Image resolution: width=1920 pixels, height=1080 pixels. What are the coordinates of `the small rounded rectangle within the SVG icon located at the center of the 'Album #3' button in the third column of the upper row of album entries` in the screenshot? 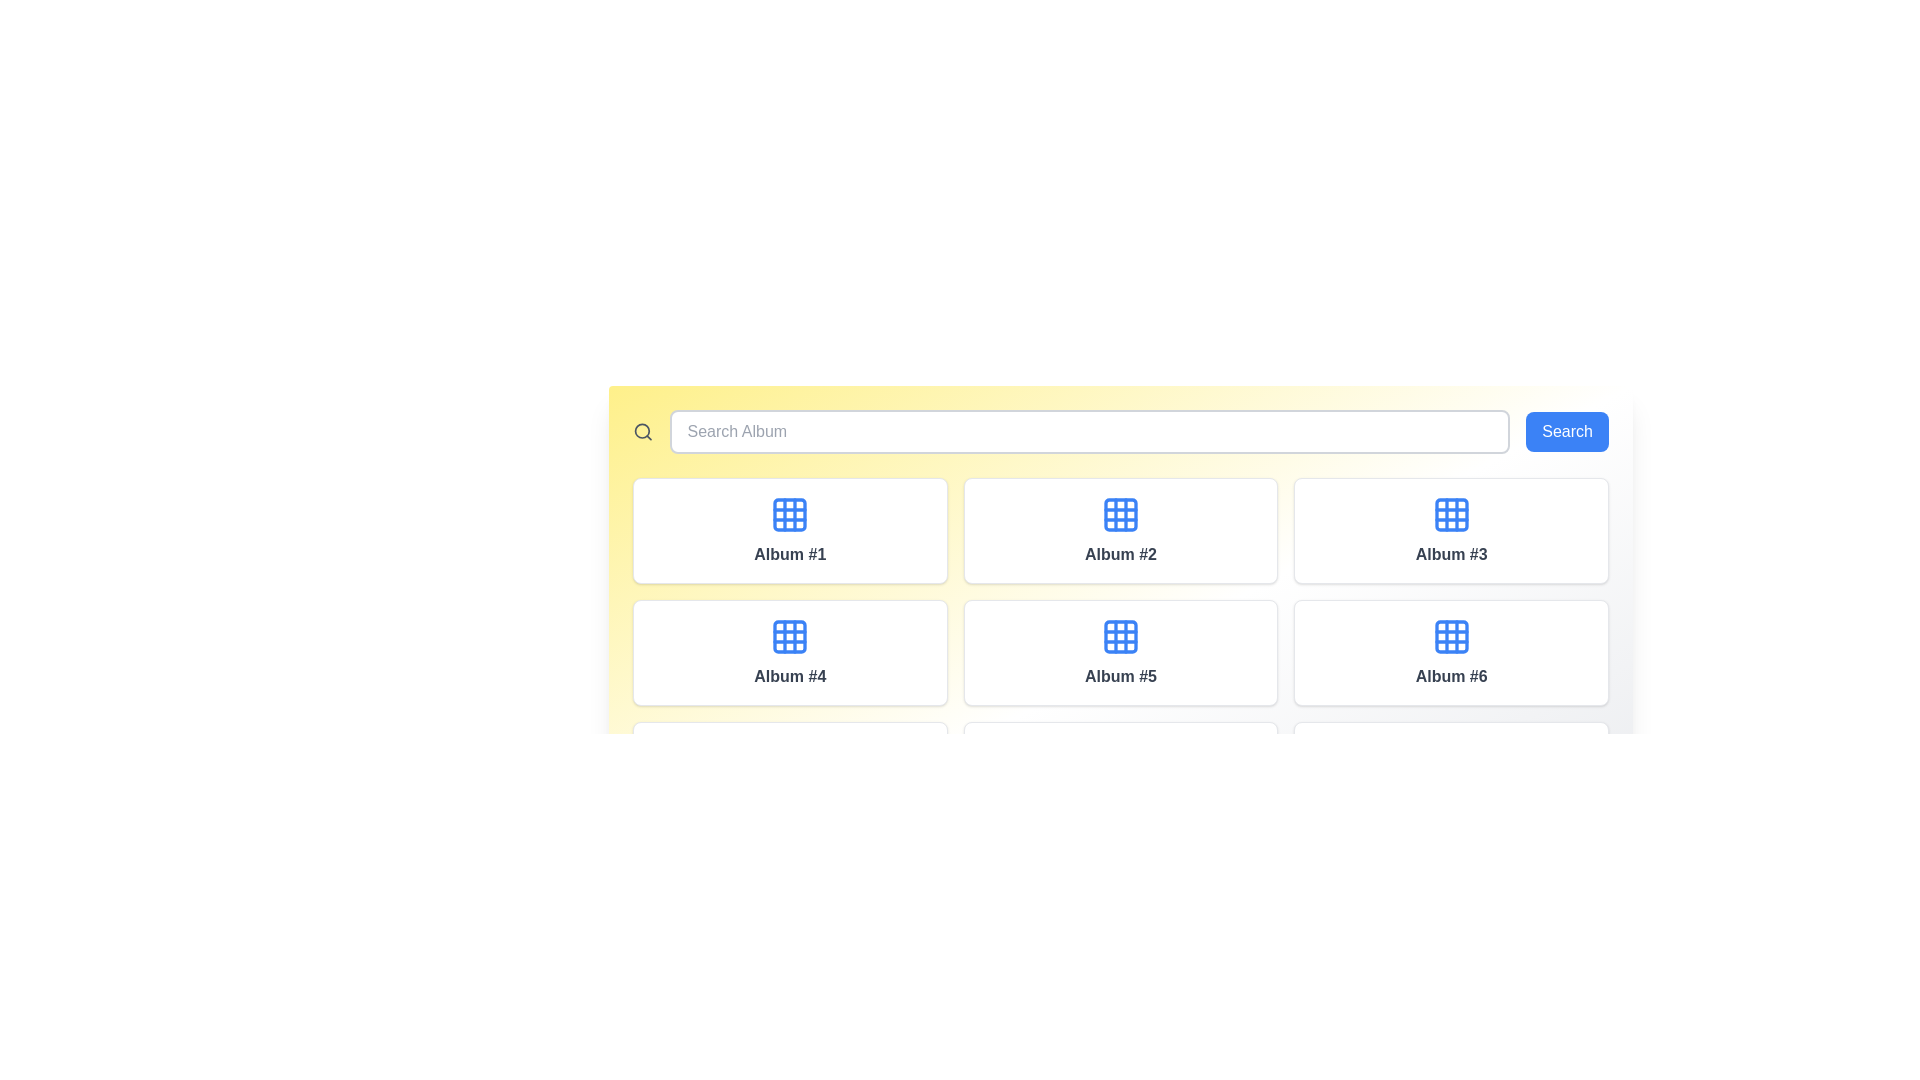 It's located at (1451, 514).